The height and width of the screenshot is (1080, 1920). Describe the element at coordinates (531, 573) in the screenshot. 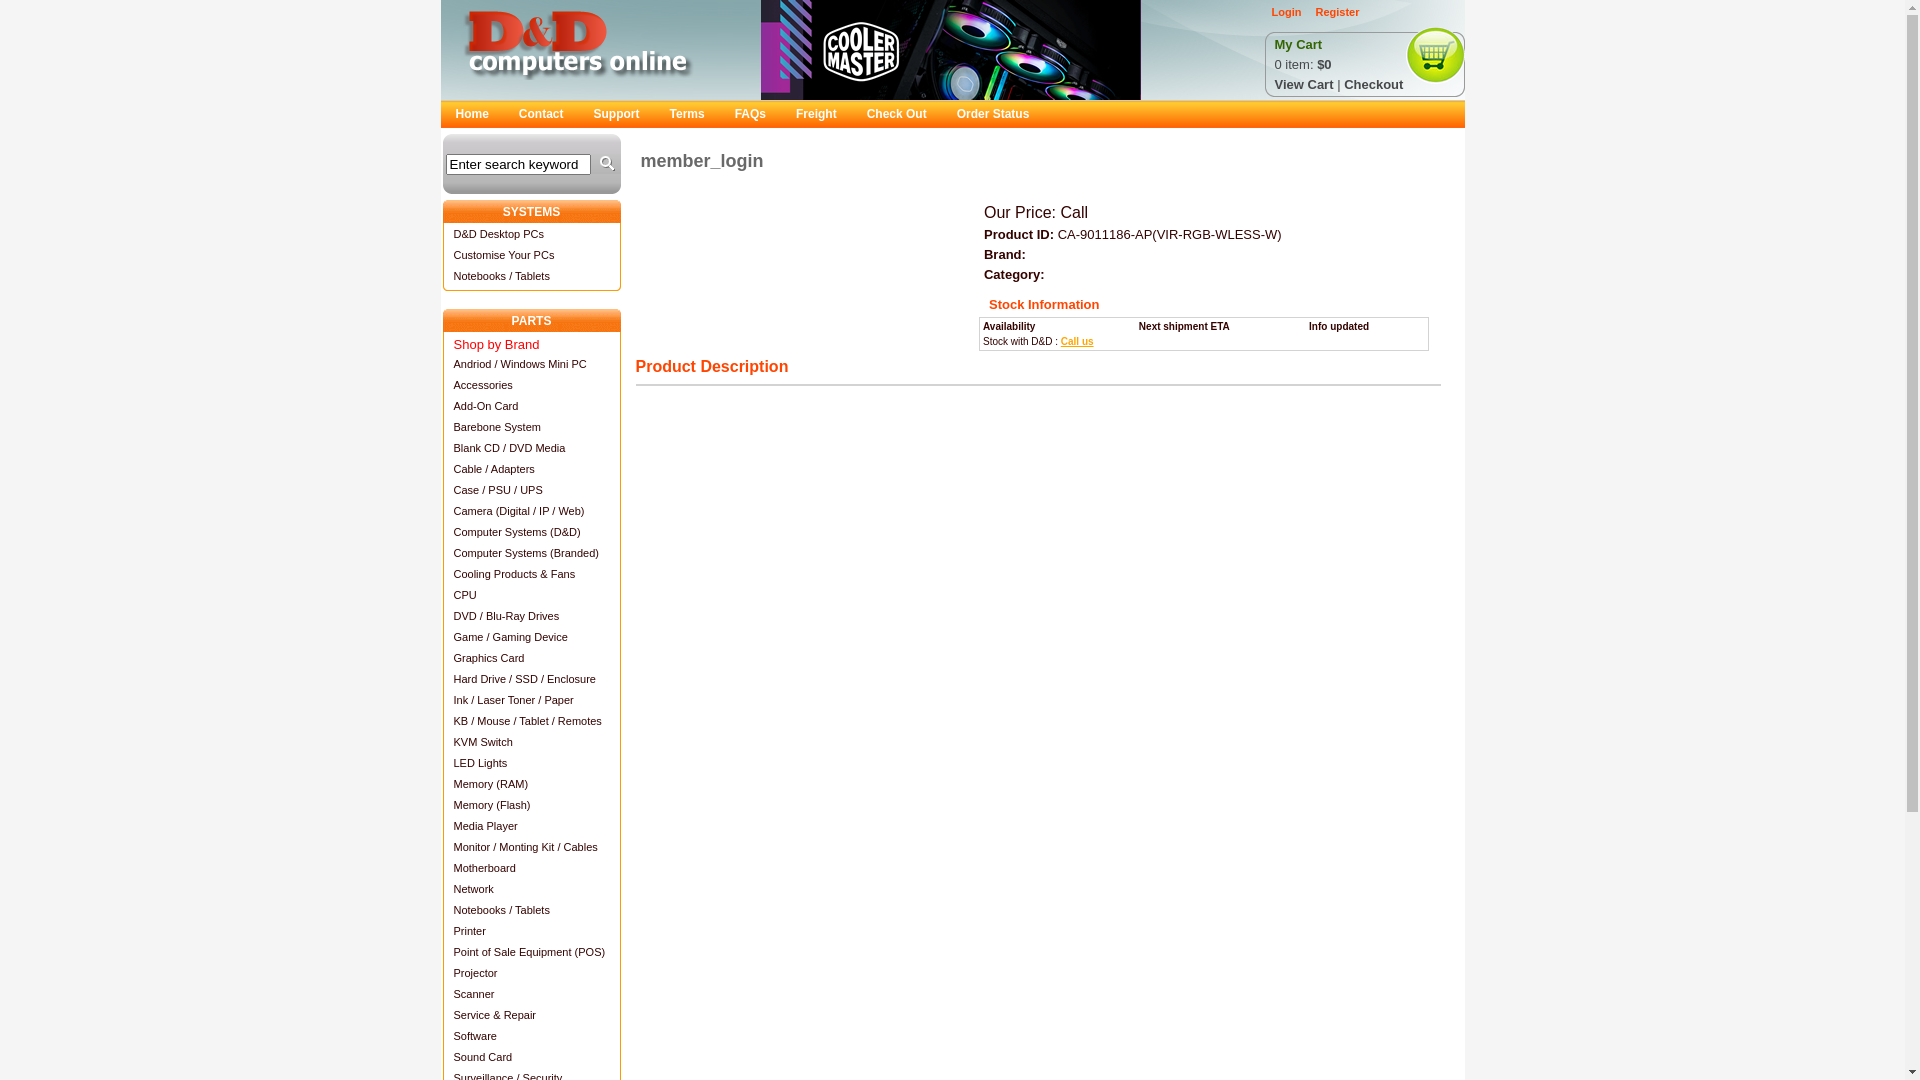

I see `'Cooling Products & Fans'` at that location.